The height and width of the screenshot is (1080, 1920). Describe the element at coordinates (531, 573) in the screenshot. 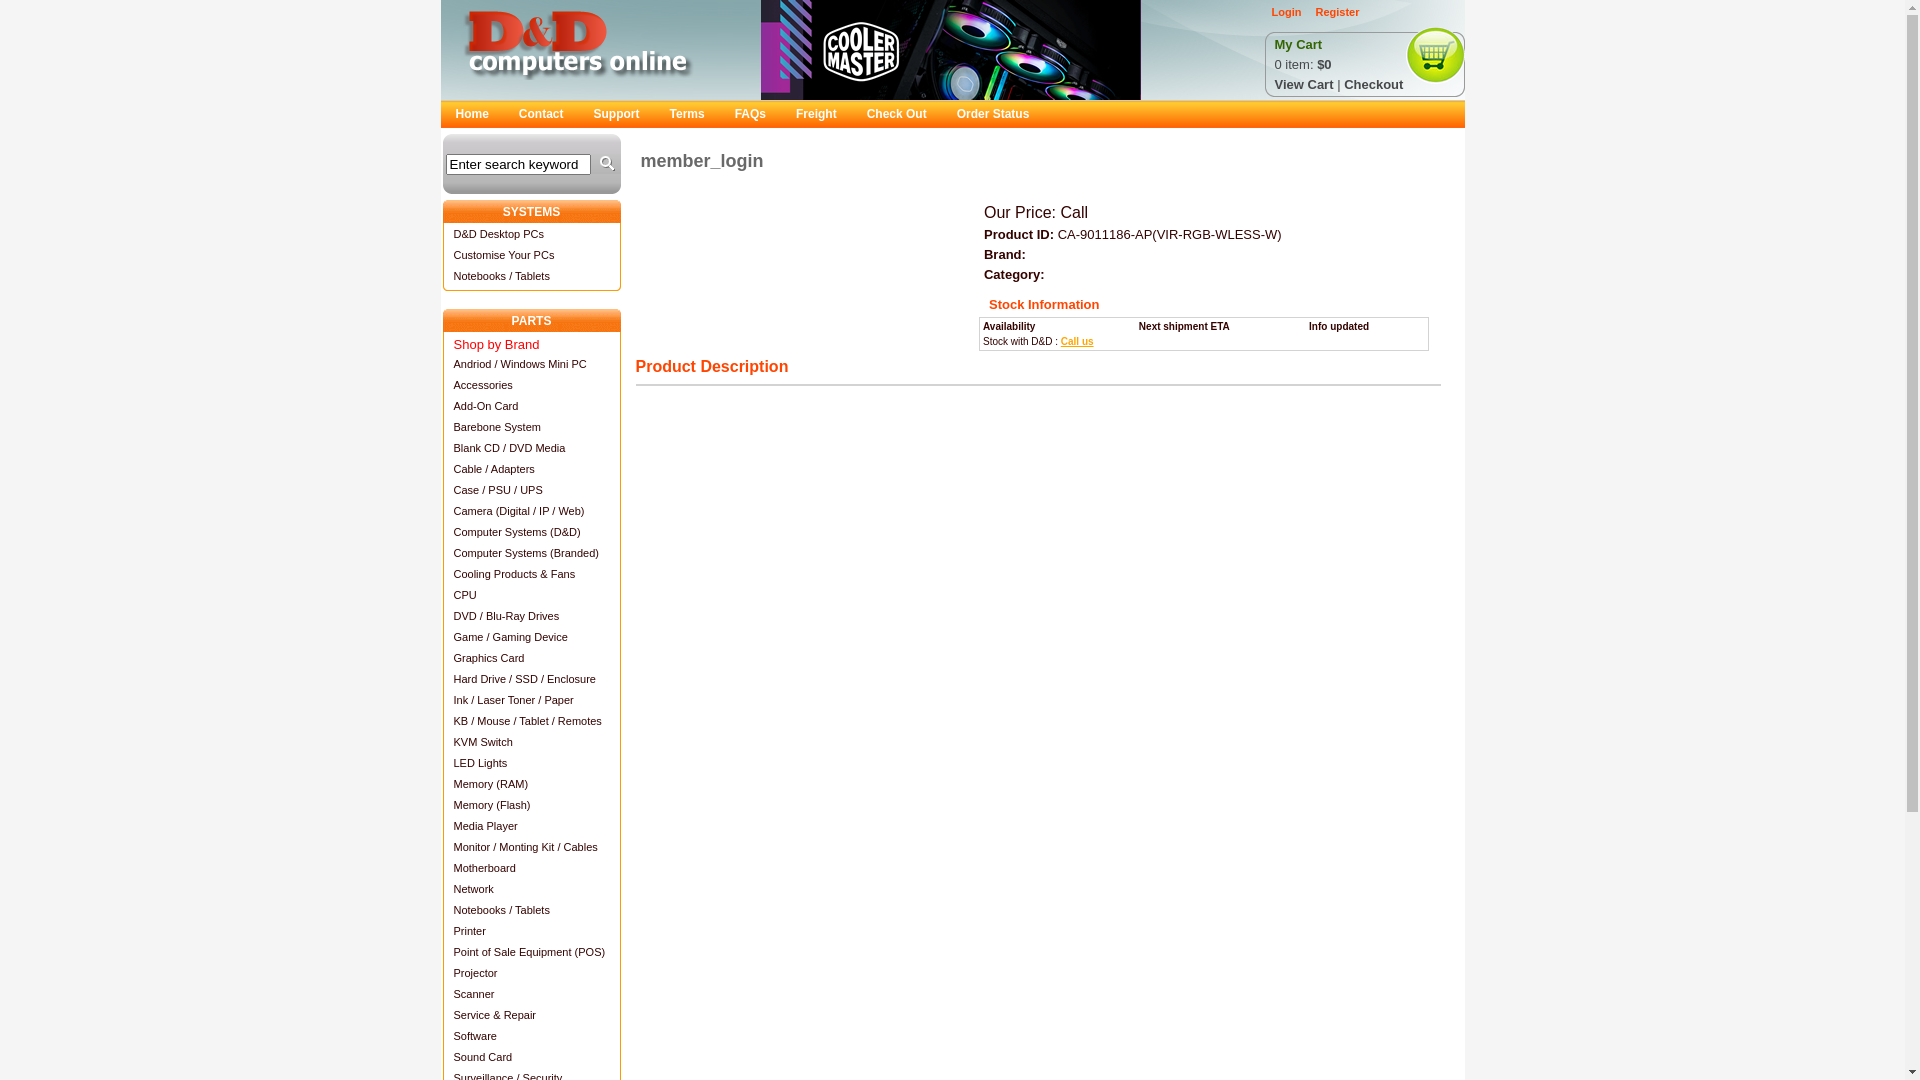

I see `'Cooling Products & Fans'` at that location.